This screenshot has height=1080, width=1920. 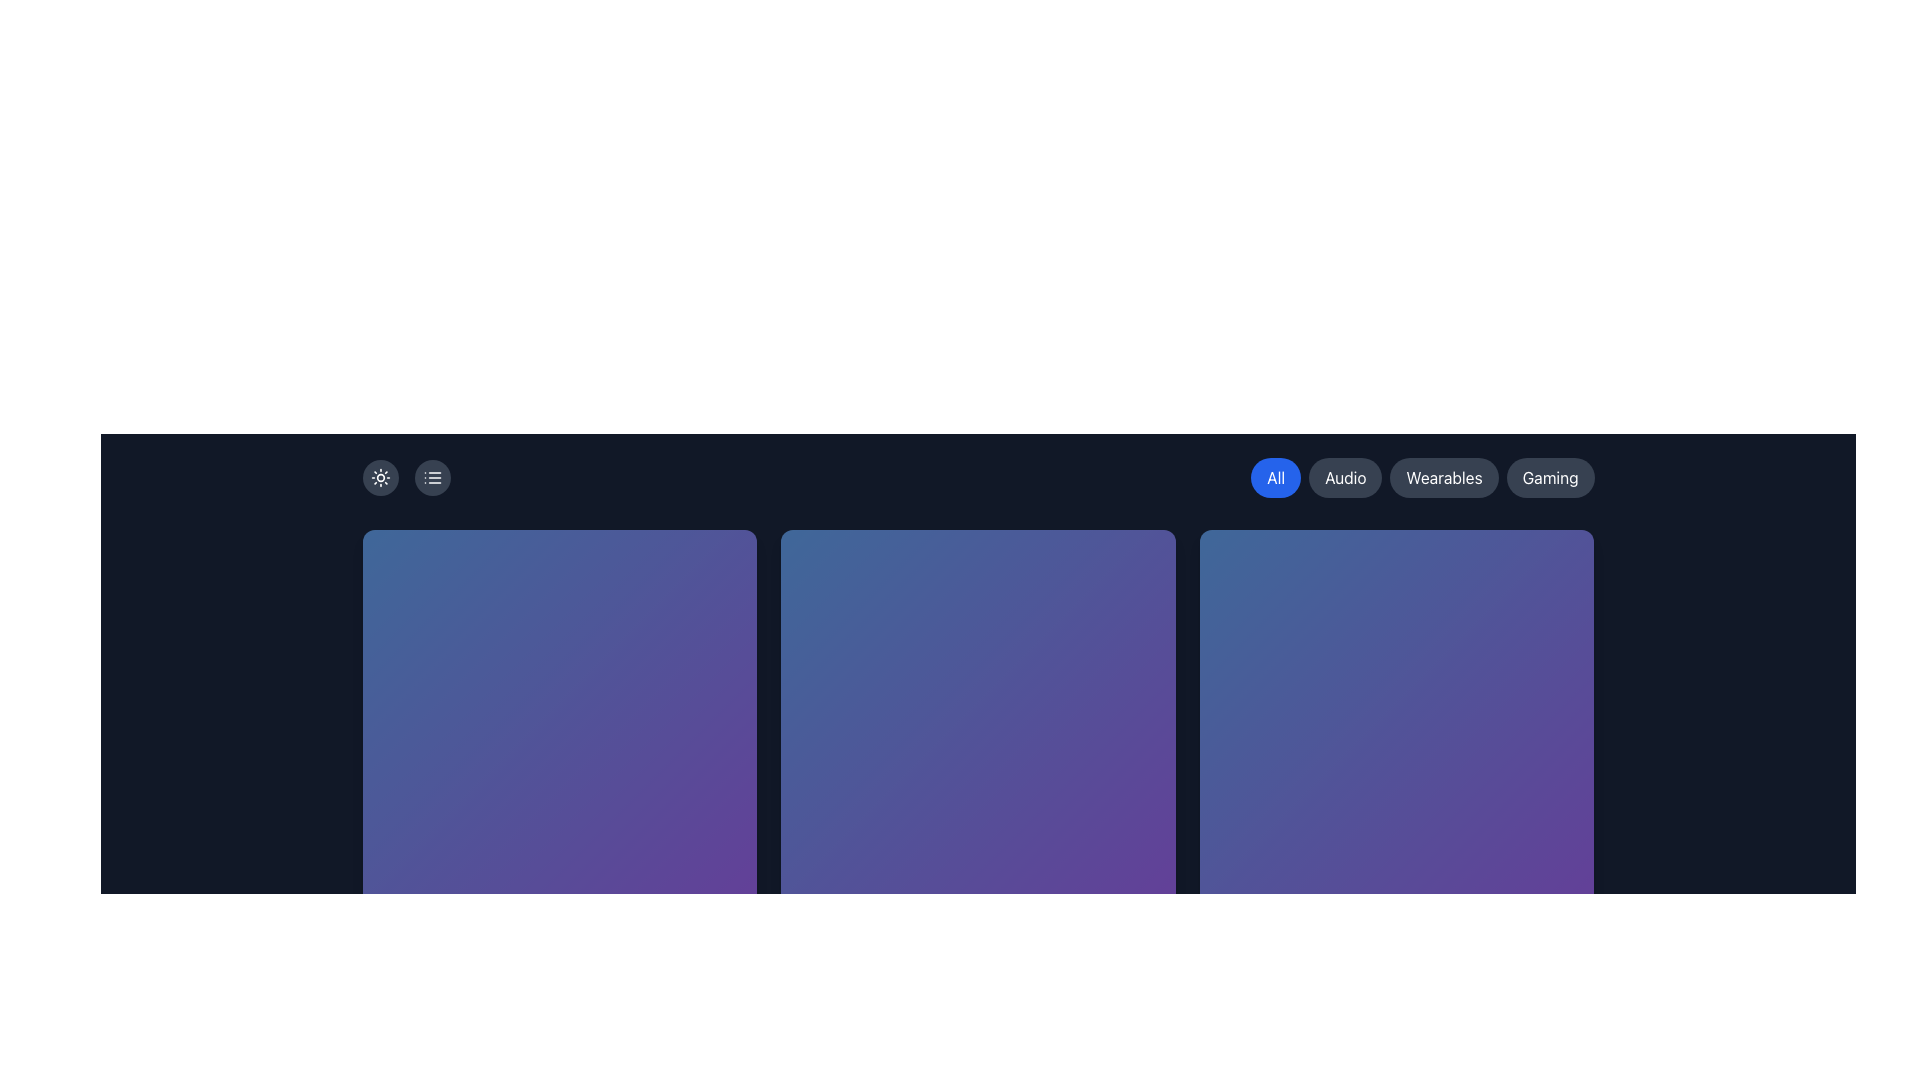 I want to click on the list view icon located in the navigation bar at the top of the interface for accessibility purposes, so click(x=431, y=478).